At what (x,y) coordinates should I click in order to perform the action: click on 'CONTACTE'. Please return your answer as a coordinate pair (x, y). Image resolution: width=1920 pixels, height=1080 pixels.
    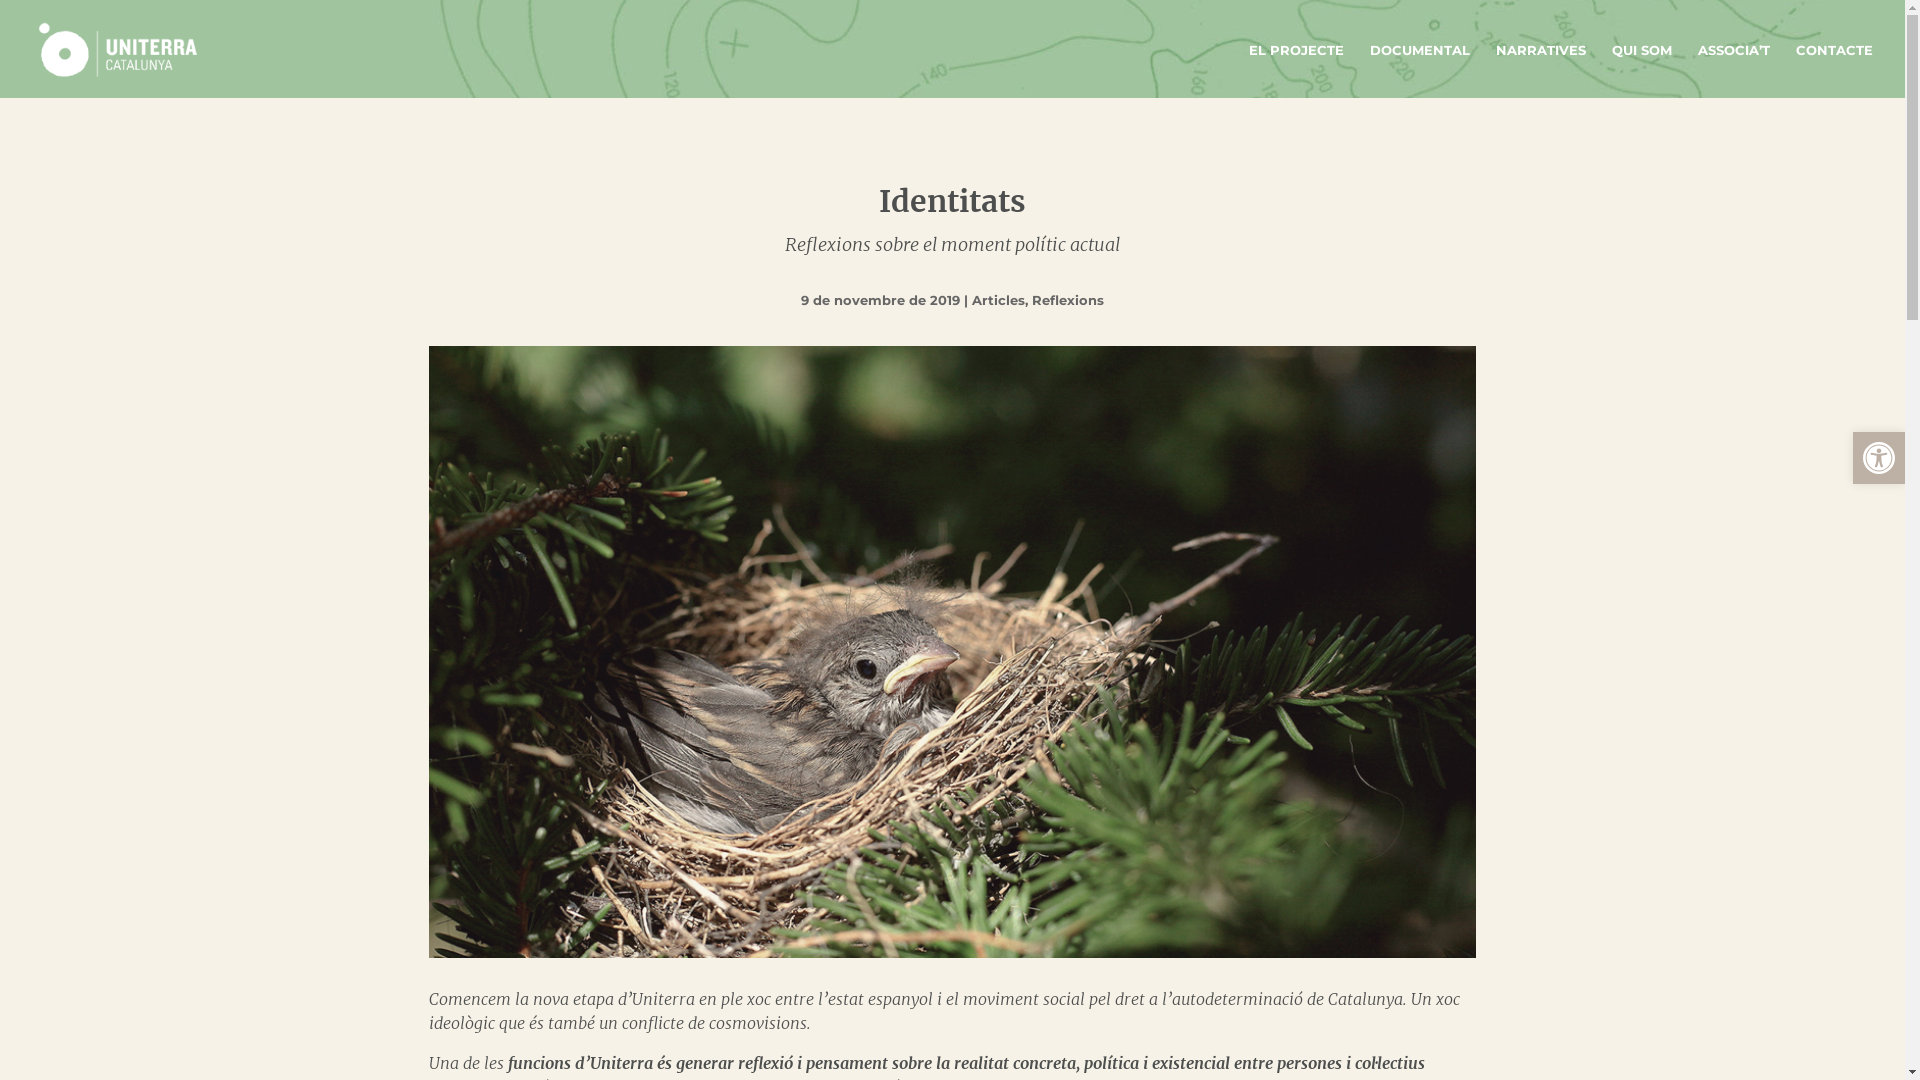
    Looking at the image, I should click on (1834, 70).